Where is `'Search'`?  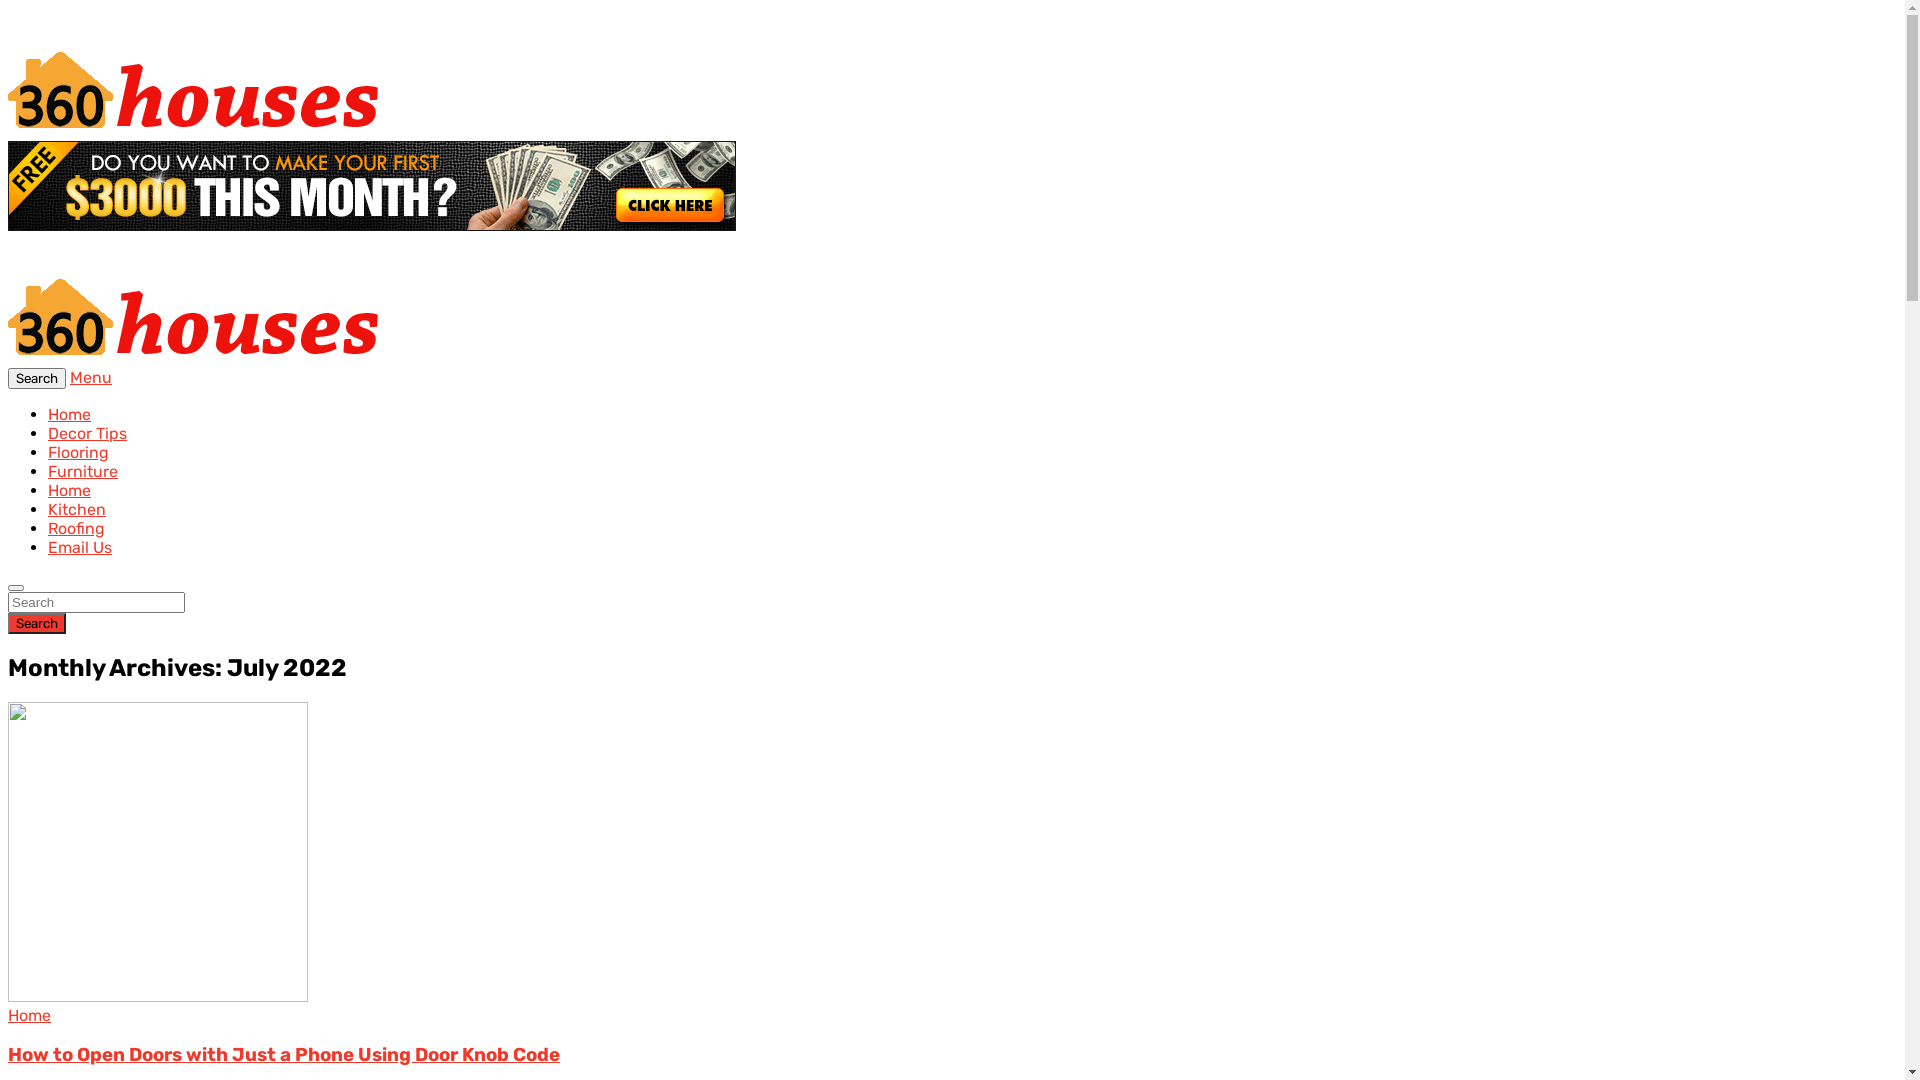 'Search' is located at coordinates (8, 622).